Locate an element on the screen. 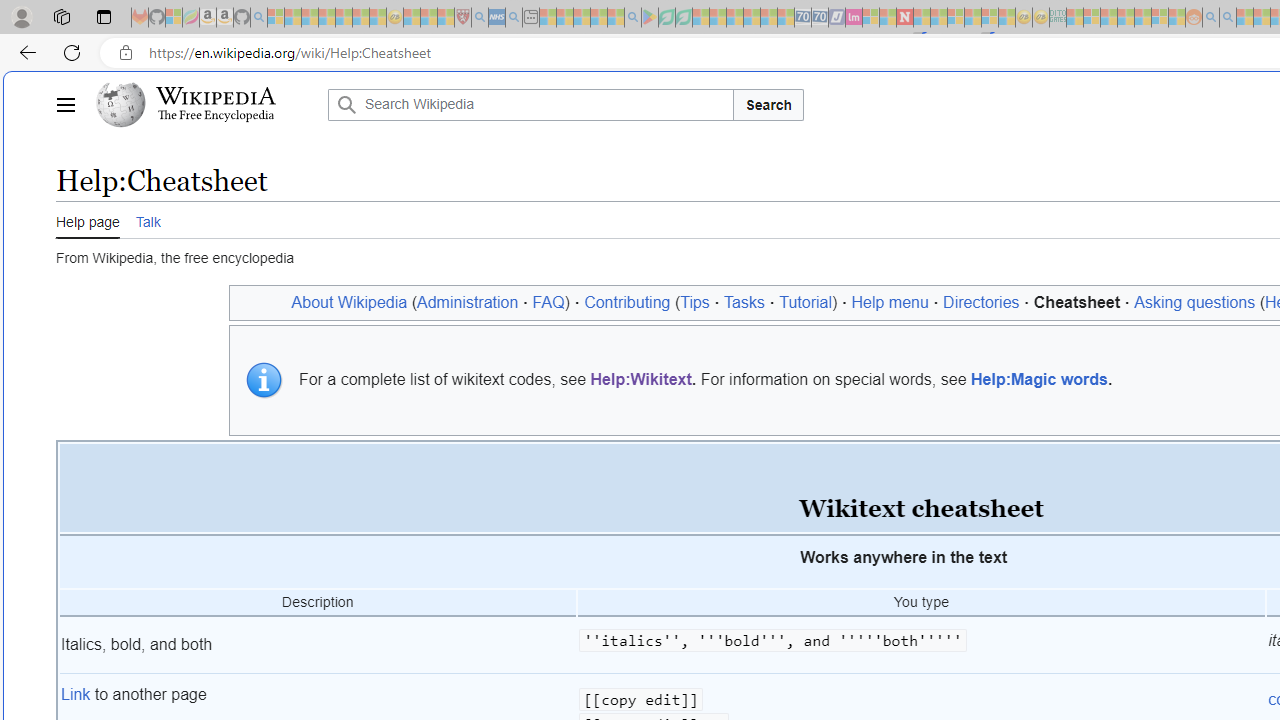  'Jobs - lastminute.com Investor Portal - Sleeping' is located at coordinates (853, 17).